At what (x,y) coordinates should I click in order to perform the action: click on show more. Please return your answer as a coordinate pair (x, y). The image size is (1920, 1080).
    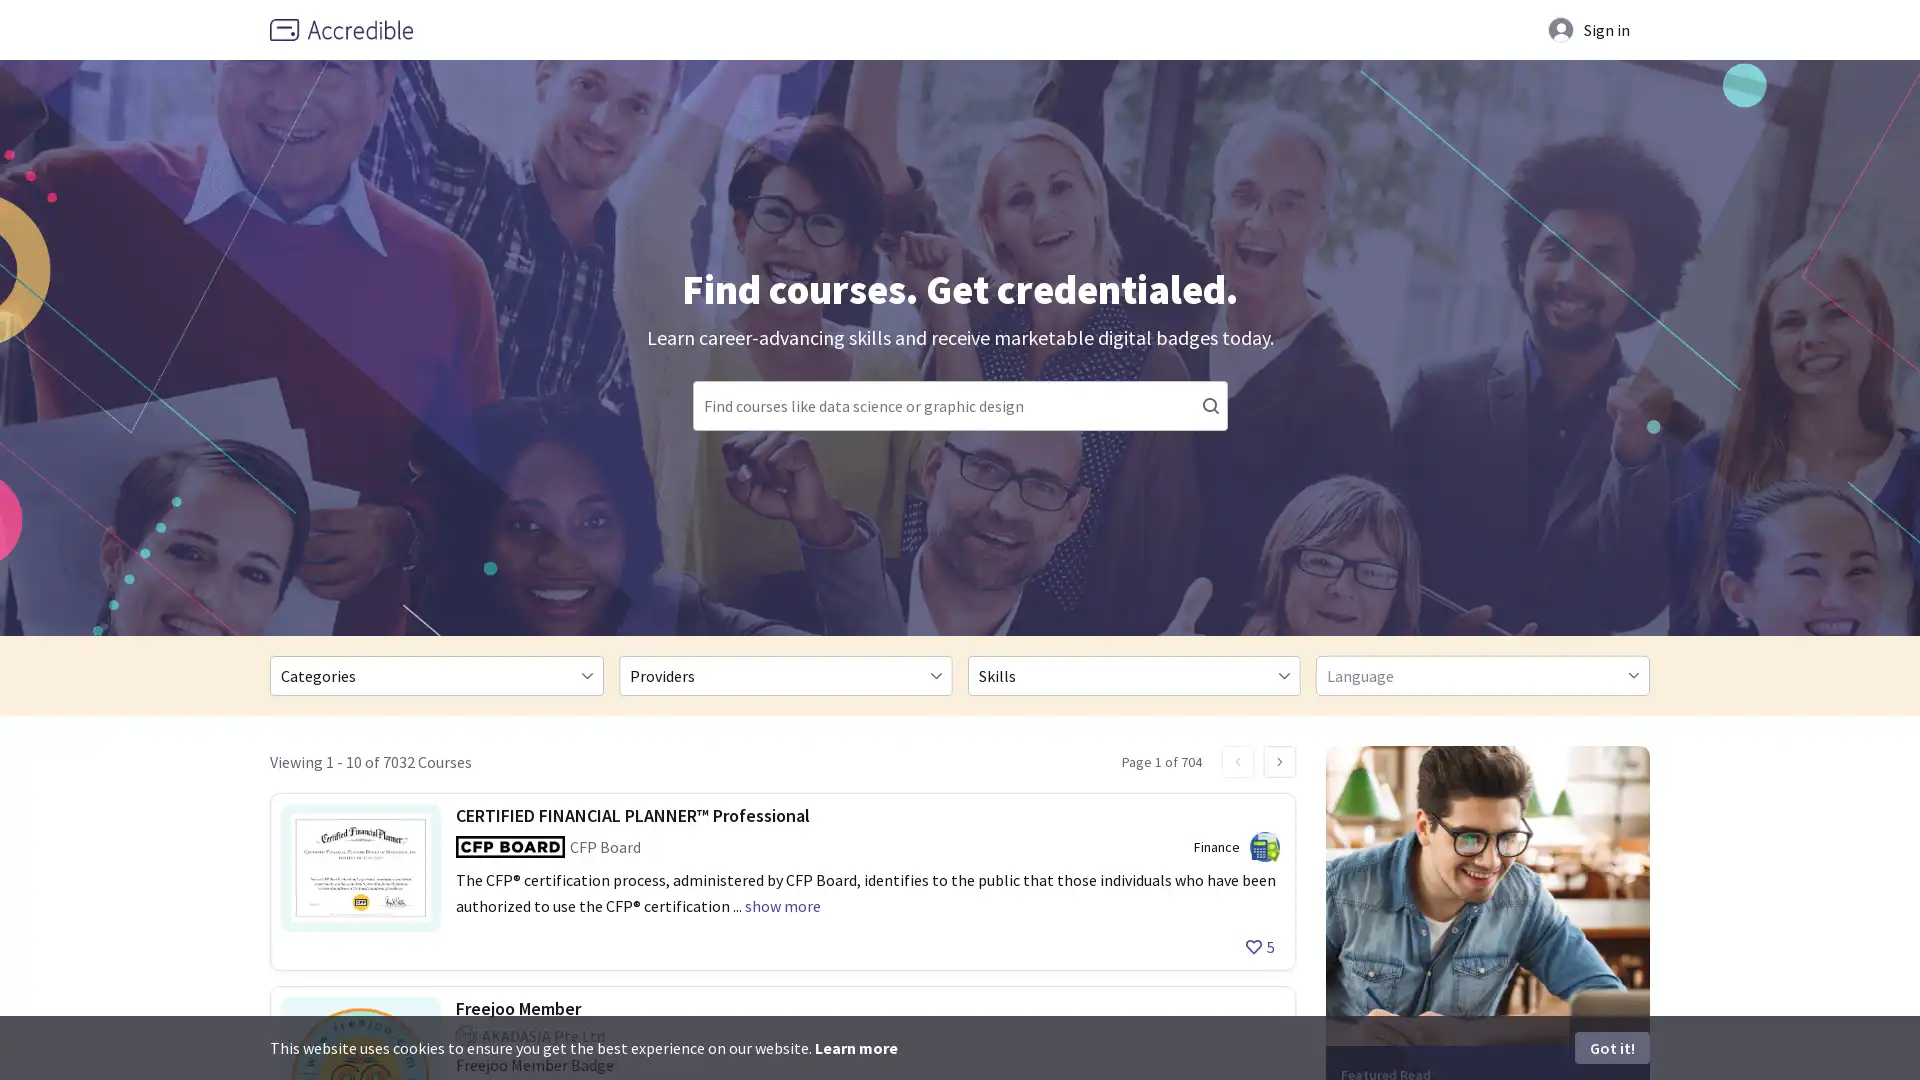
    Looking at the image, I should click on (781, 906).